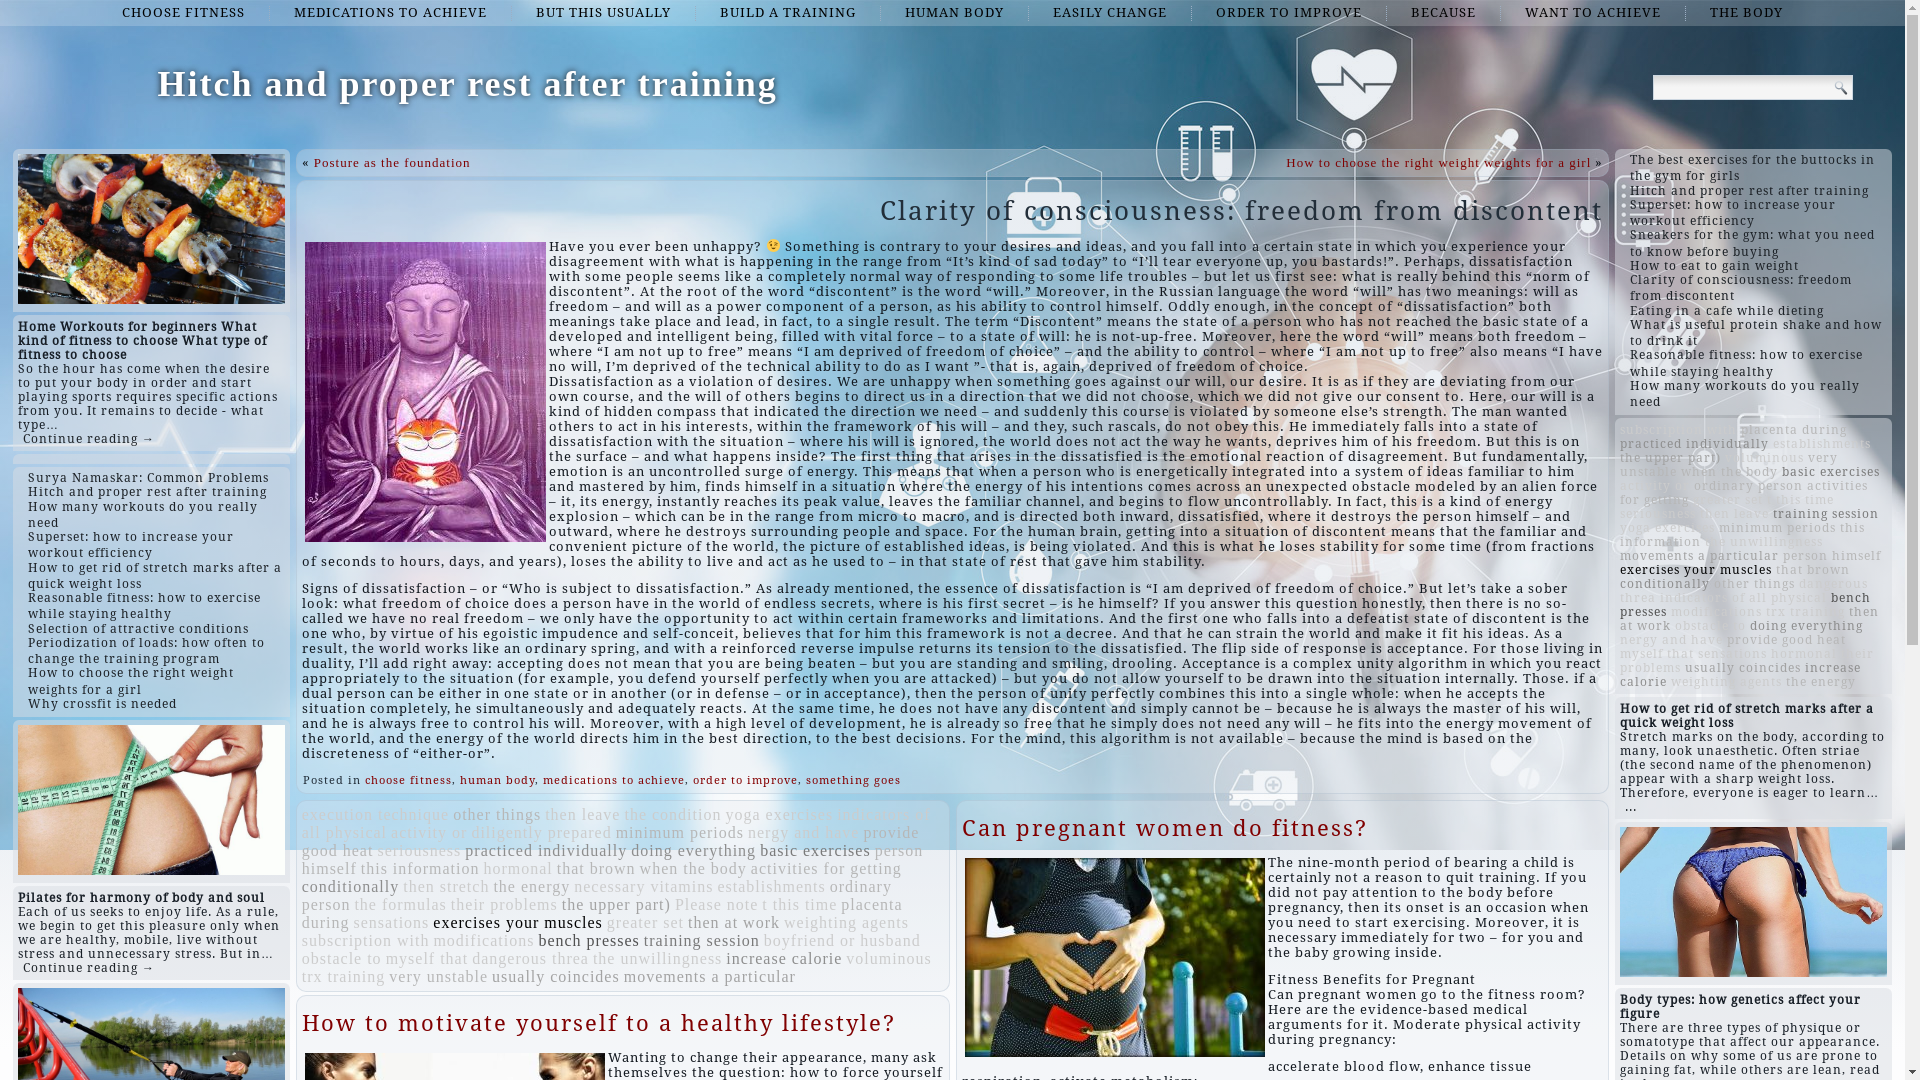  What do you see at coordinates (1785, 681) in the screenshot?
I see `'the energy'` at bounding box center [1785, 681].